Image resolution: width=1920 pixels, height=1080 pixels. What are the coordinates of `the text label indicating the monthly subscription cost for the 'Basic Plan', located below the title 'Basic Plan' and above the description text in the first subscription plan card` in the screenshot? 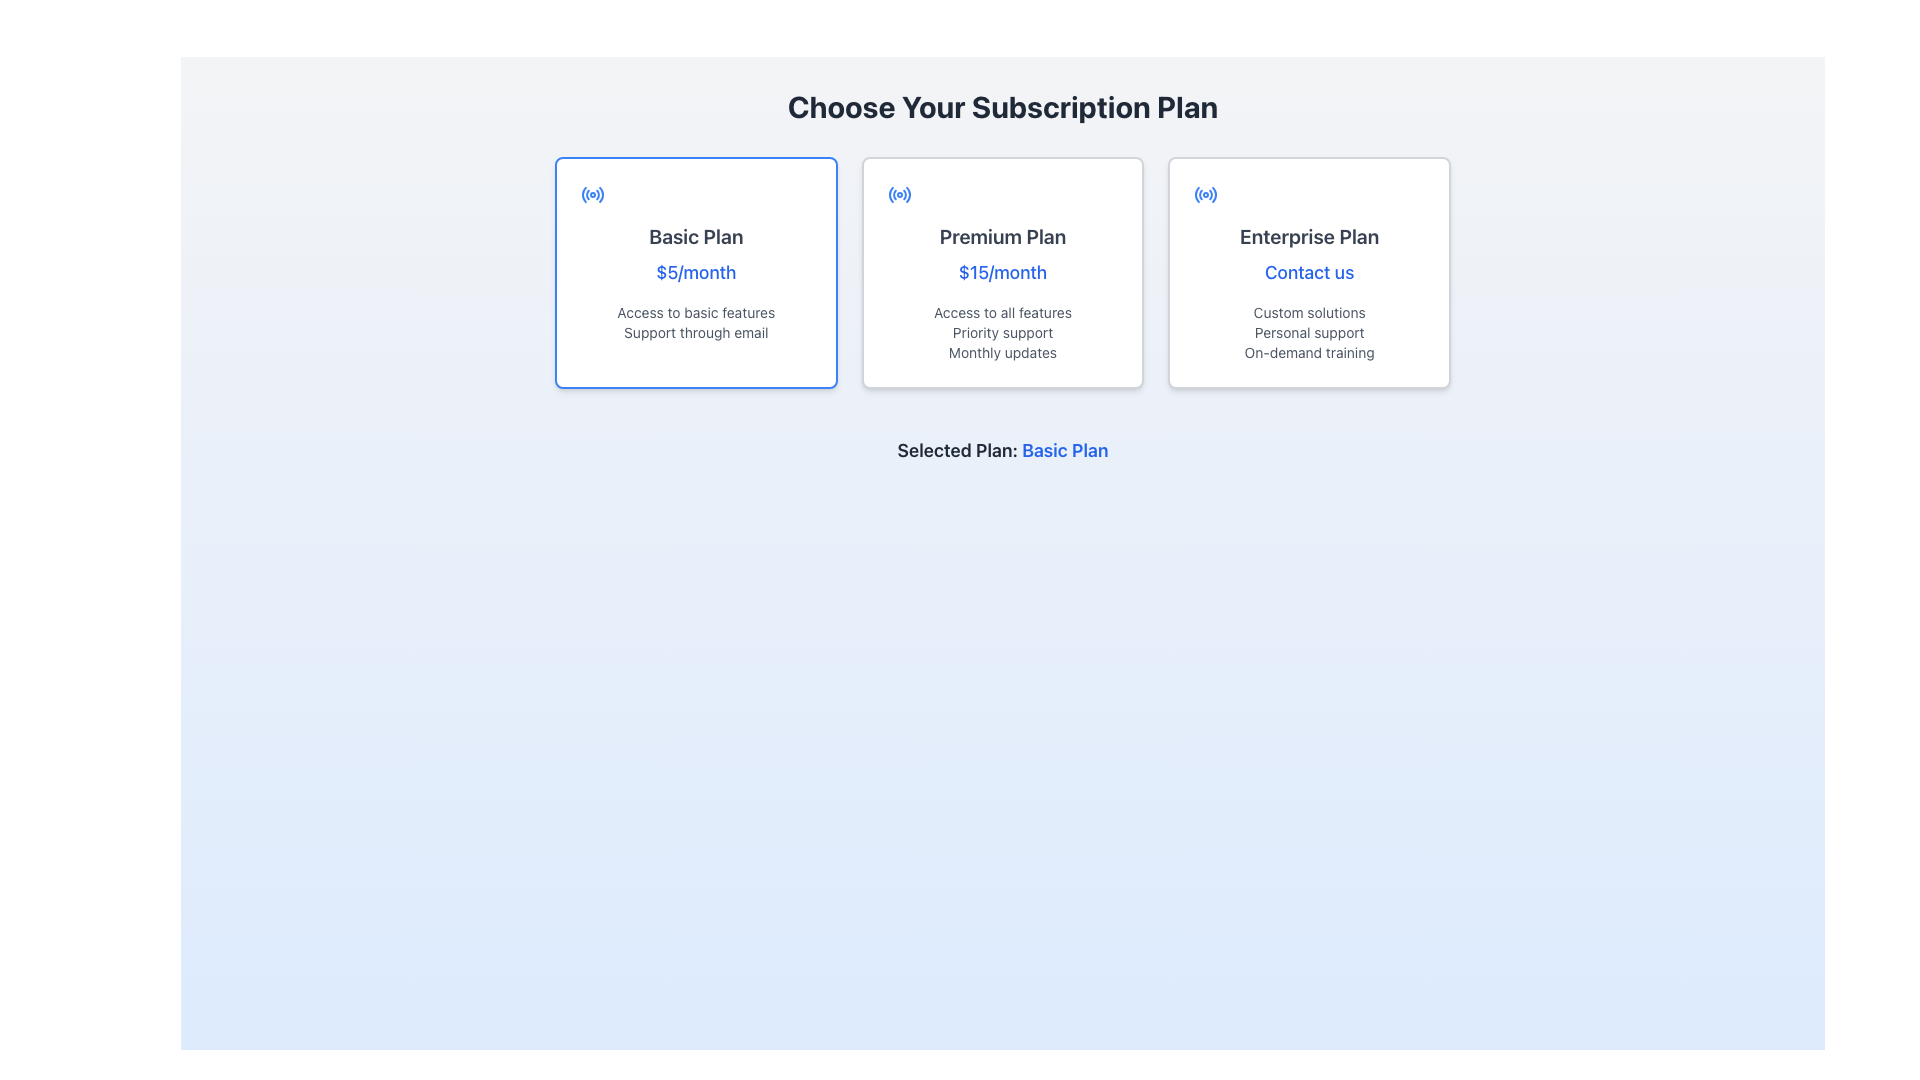 It's located at (696, 273).